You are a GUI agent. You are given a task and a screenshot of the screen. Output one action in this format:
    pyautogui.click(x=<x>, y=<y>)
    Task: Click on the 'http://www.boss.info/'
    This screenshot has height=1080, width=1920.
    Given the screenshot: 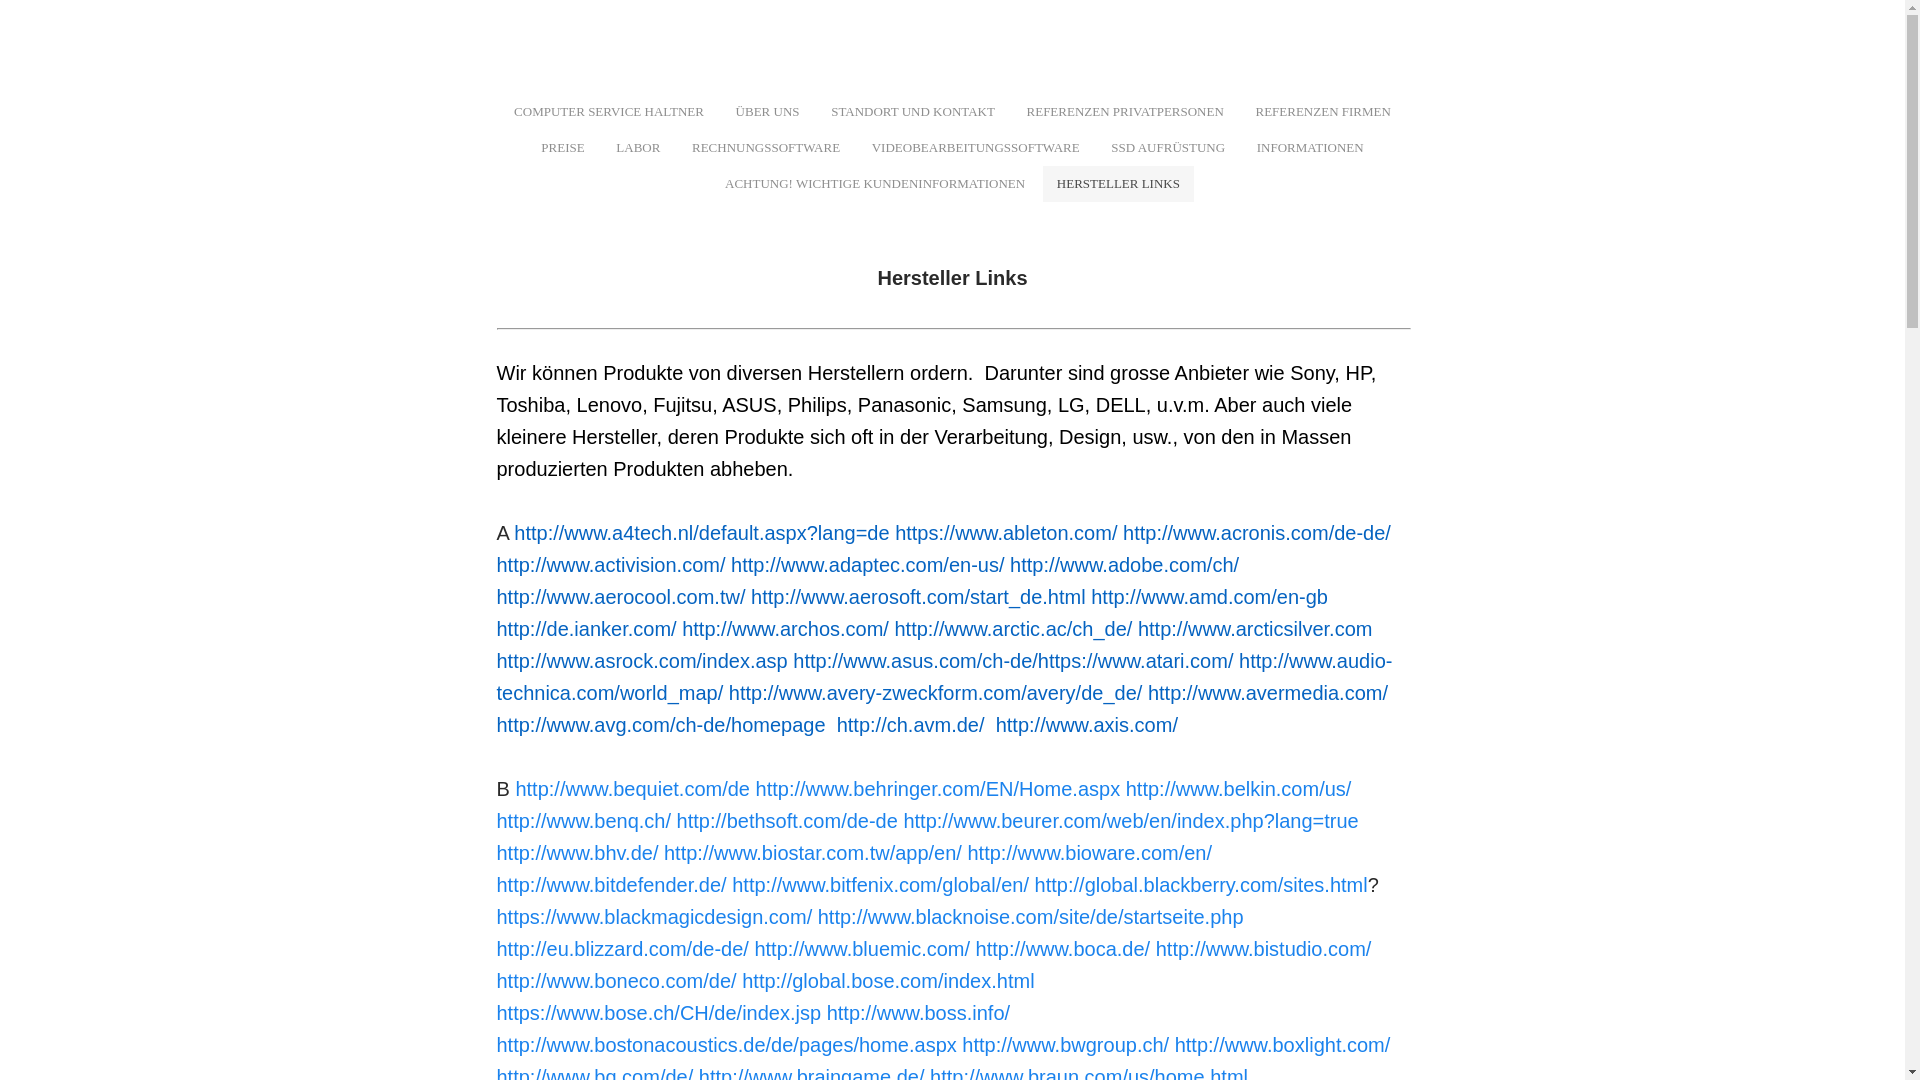 What is the action you would take?
    pyautogui.click(x=917, y=1013)
    